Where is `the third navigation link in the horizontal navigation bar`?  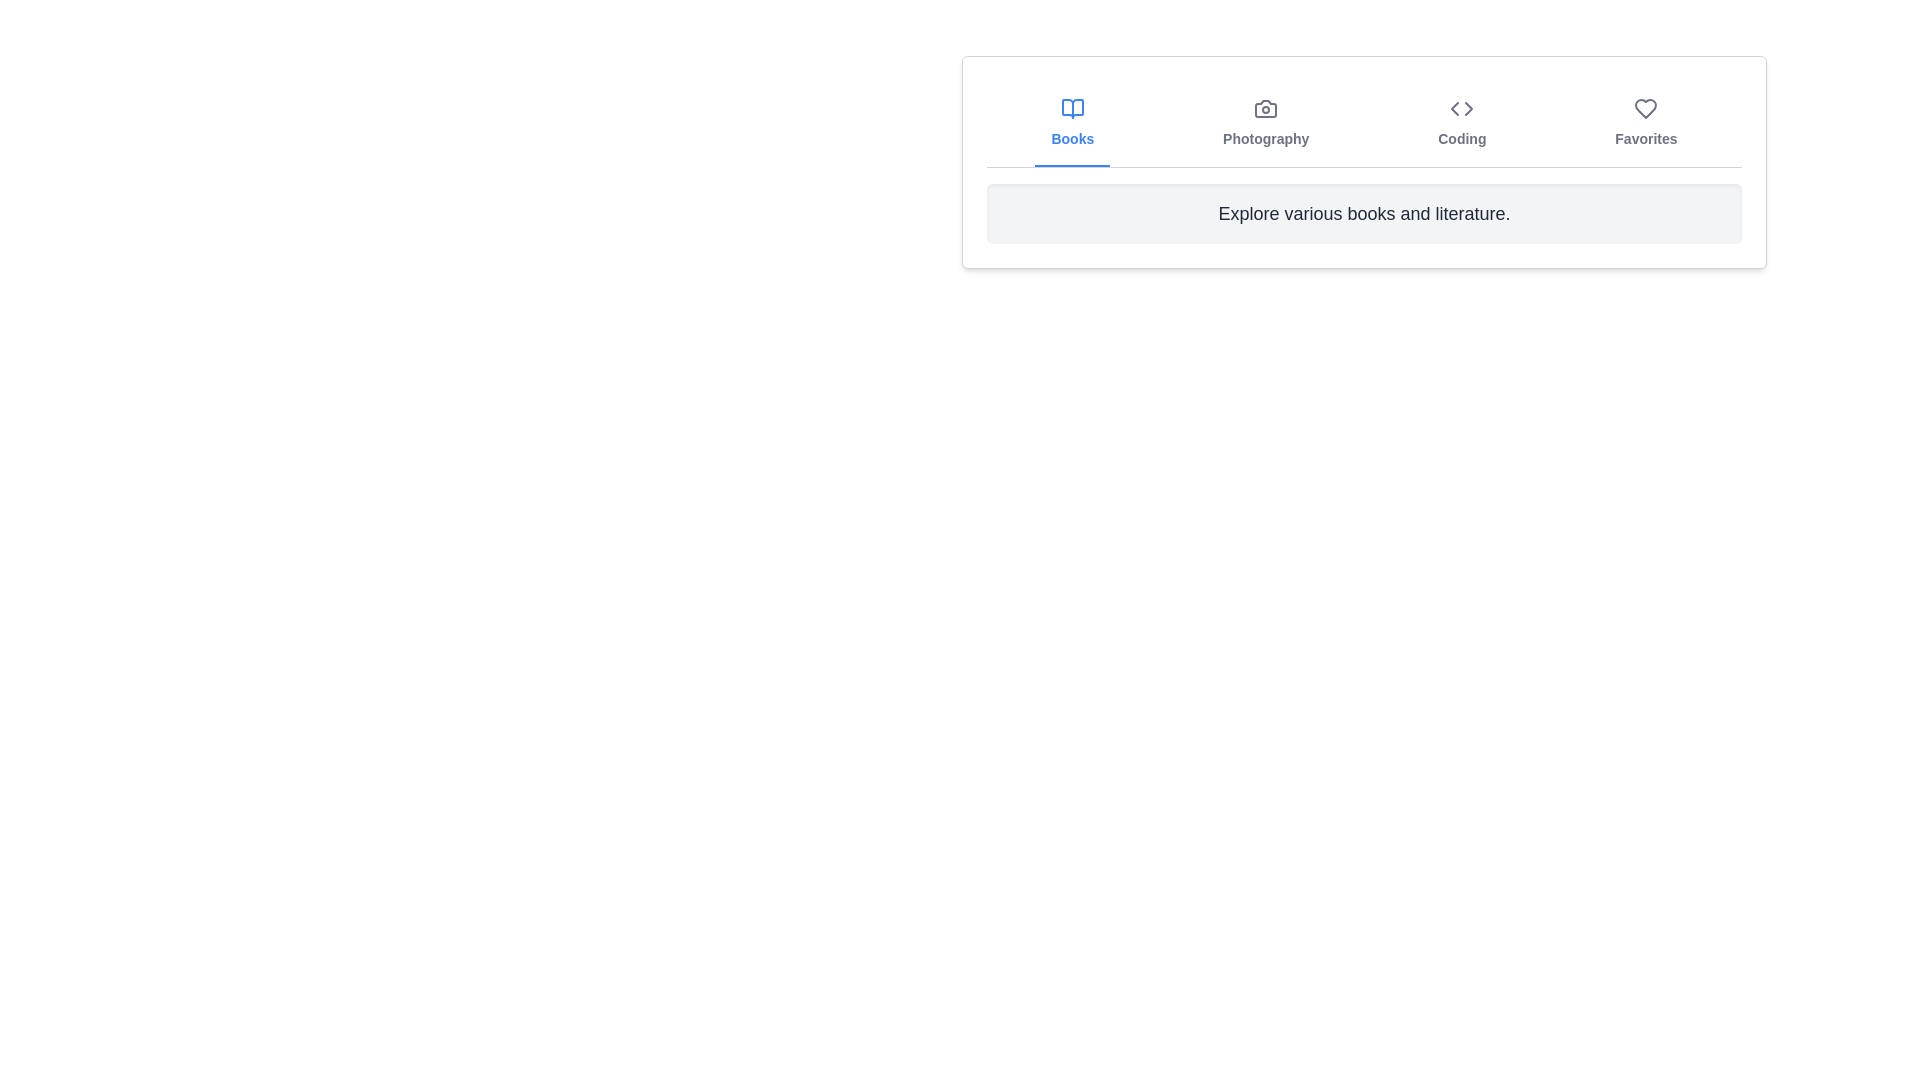
the third navigation link in the horizontal navigation bar is located at coordinates (1462, 123).